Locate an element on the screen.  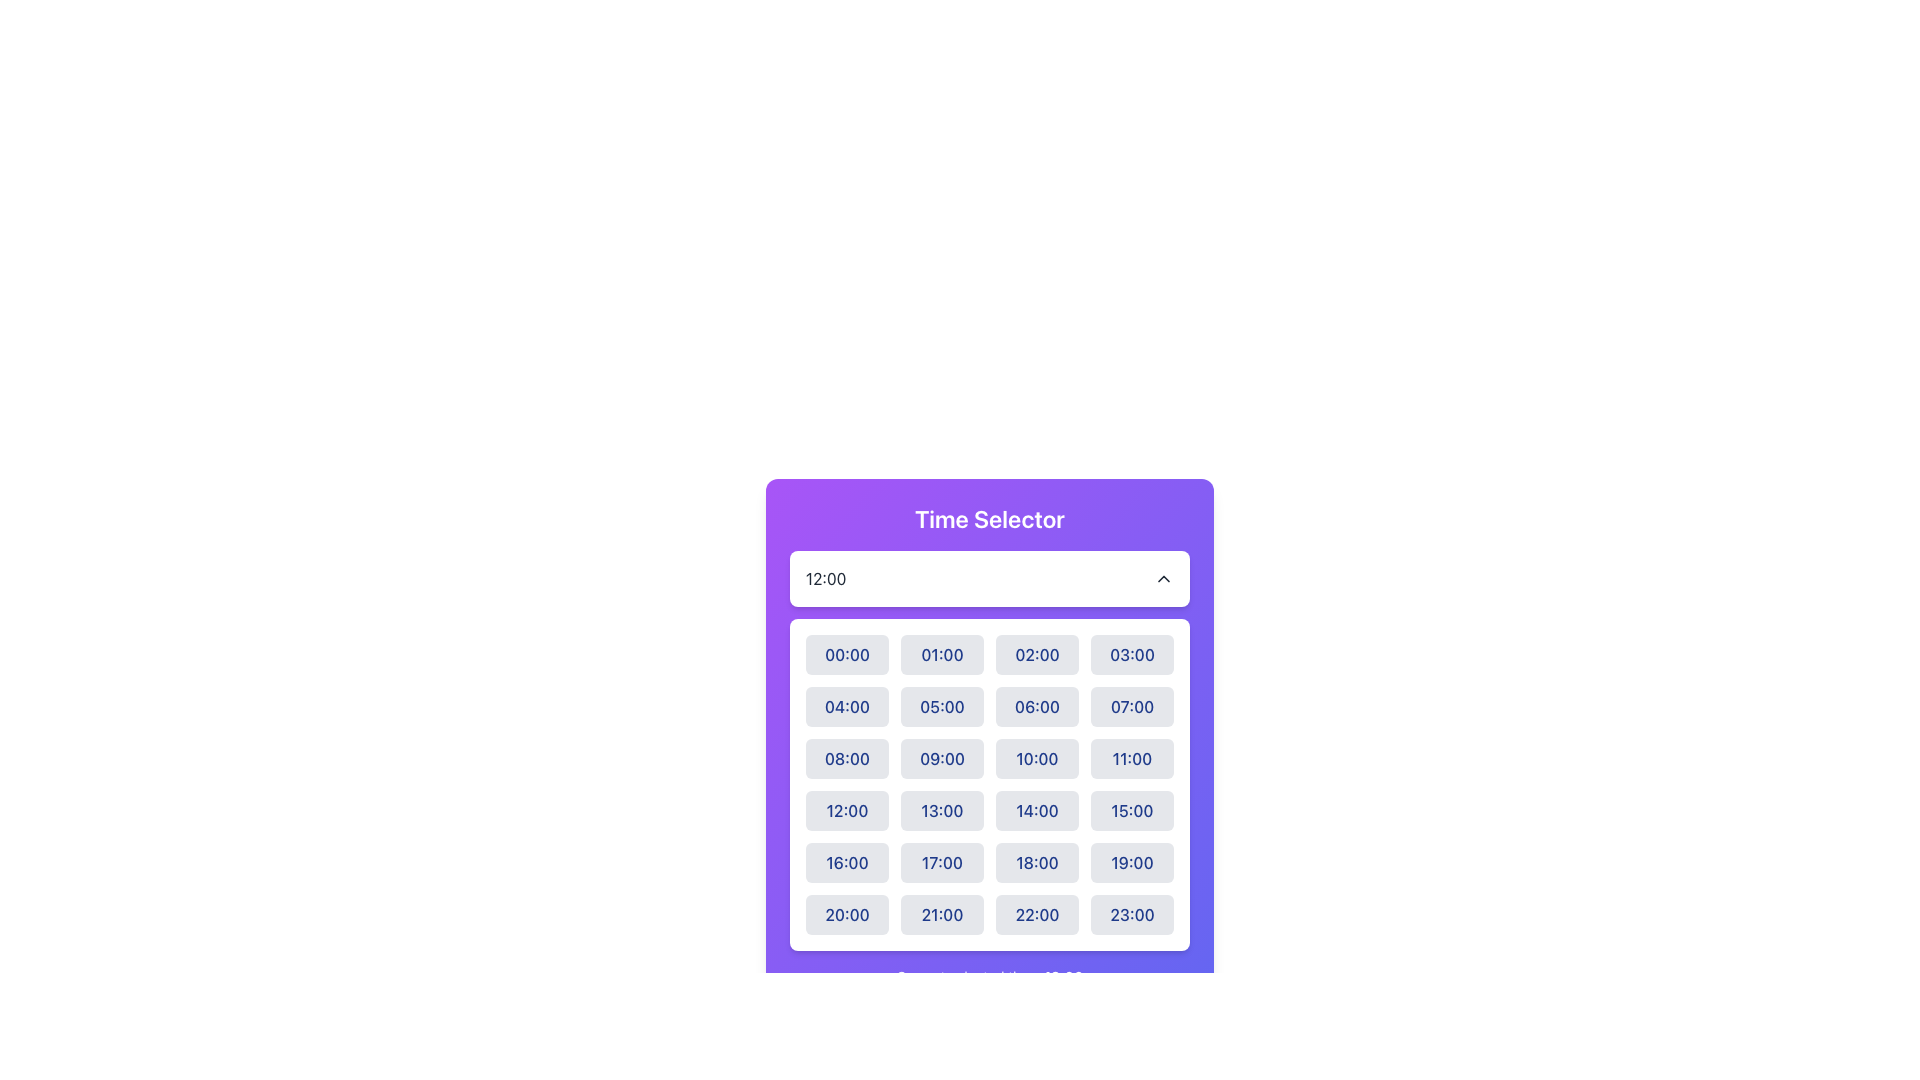
the selectable time option button labeled '14:00' in the time selector component is located at coordinates (1037, 810).